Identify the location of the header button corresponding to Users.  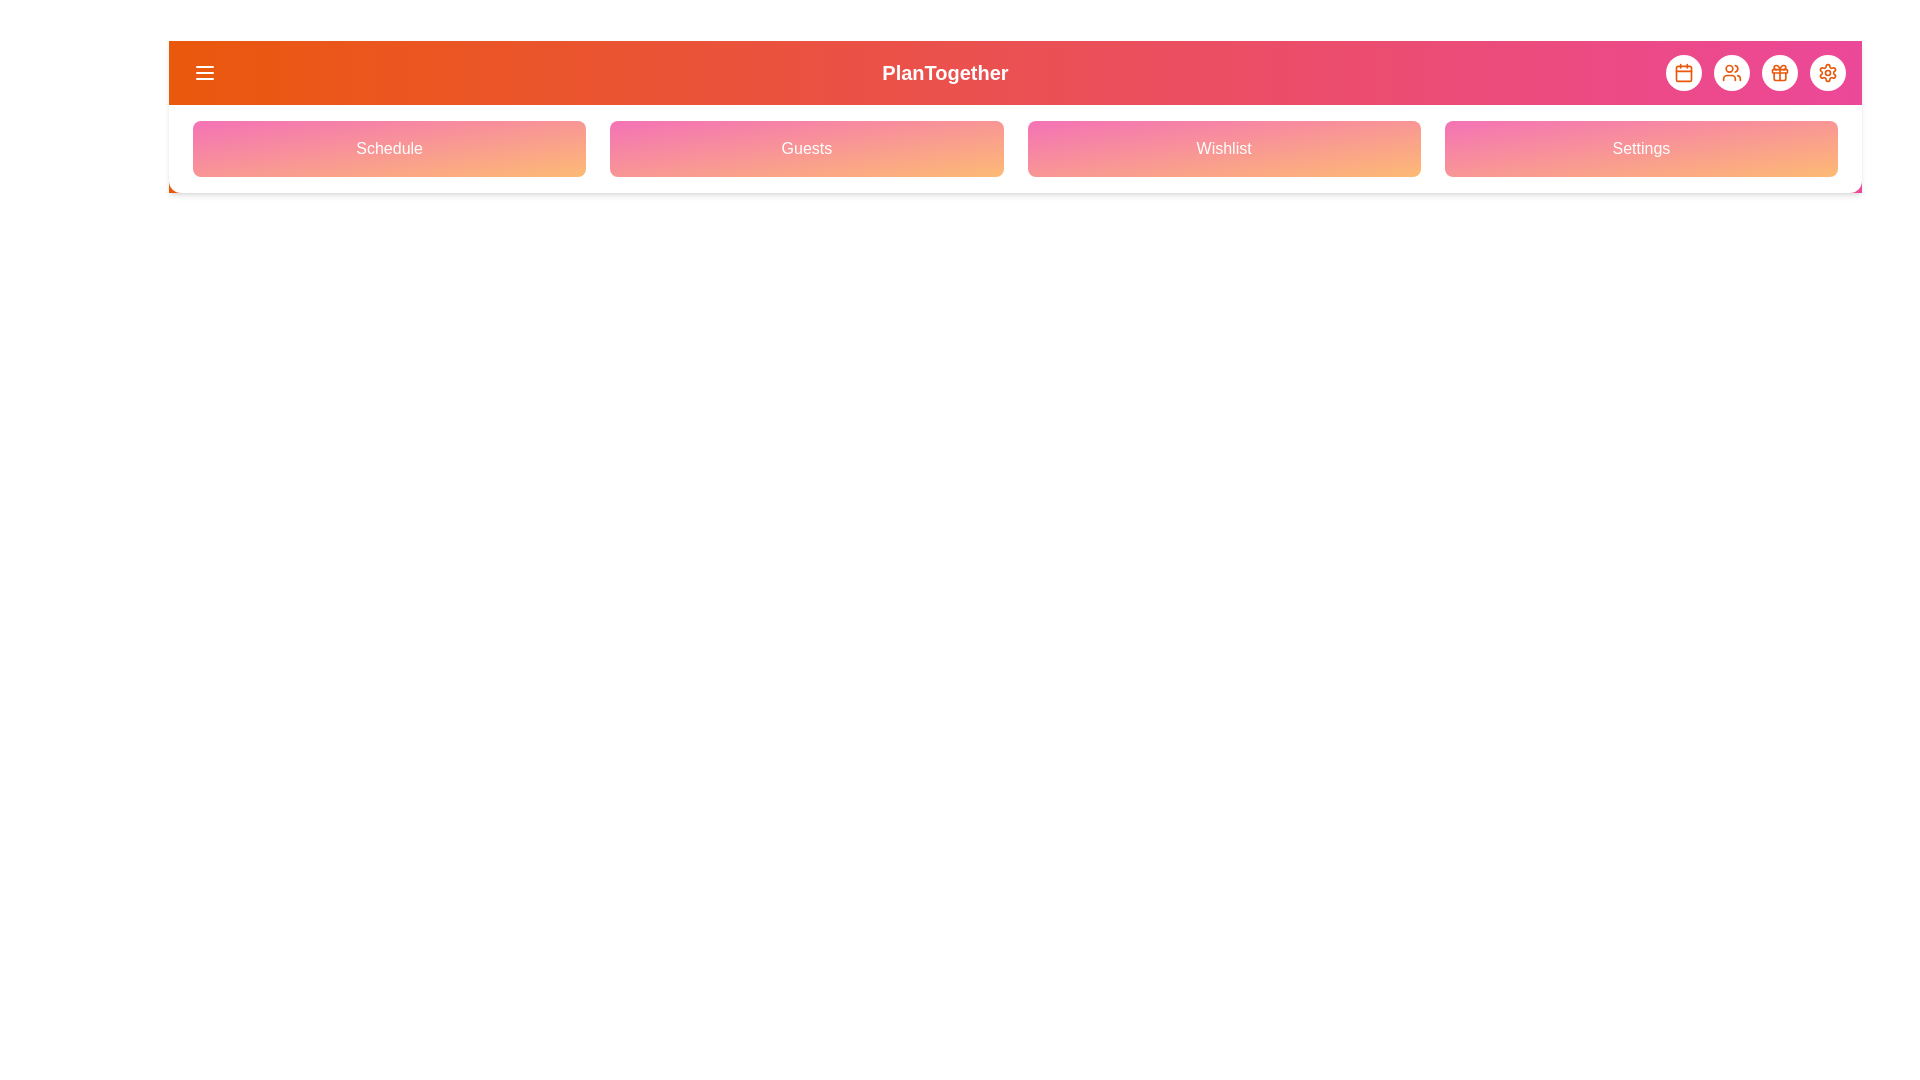
(1731, 72).